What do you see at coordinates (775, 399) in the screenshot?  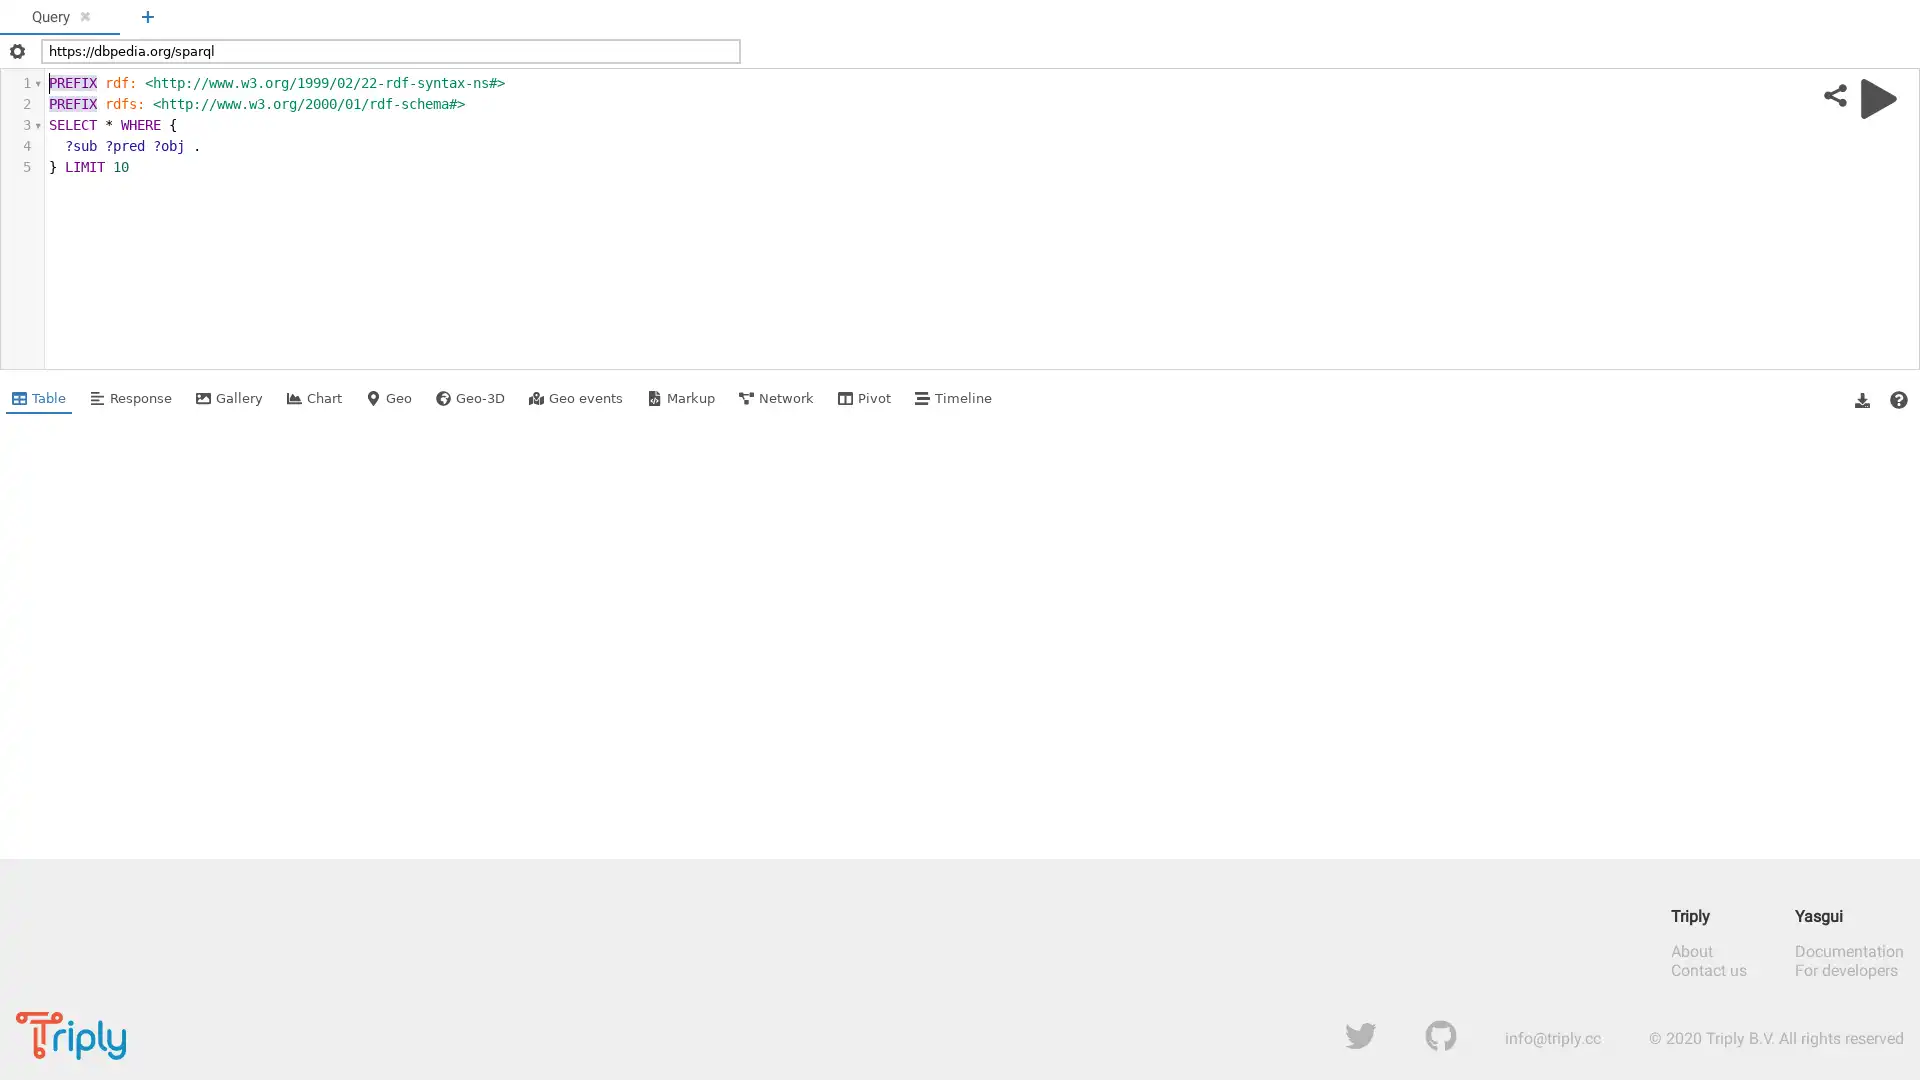 I see `Shows Network view` at bounding box center [775, 399].